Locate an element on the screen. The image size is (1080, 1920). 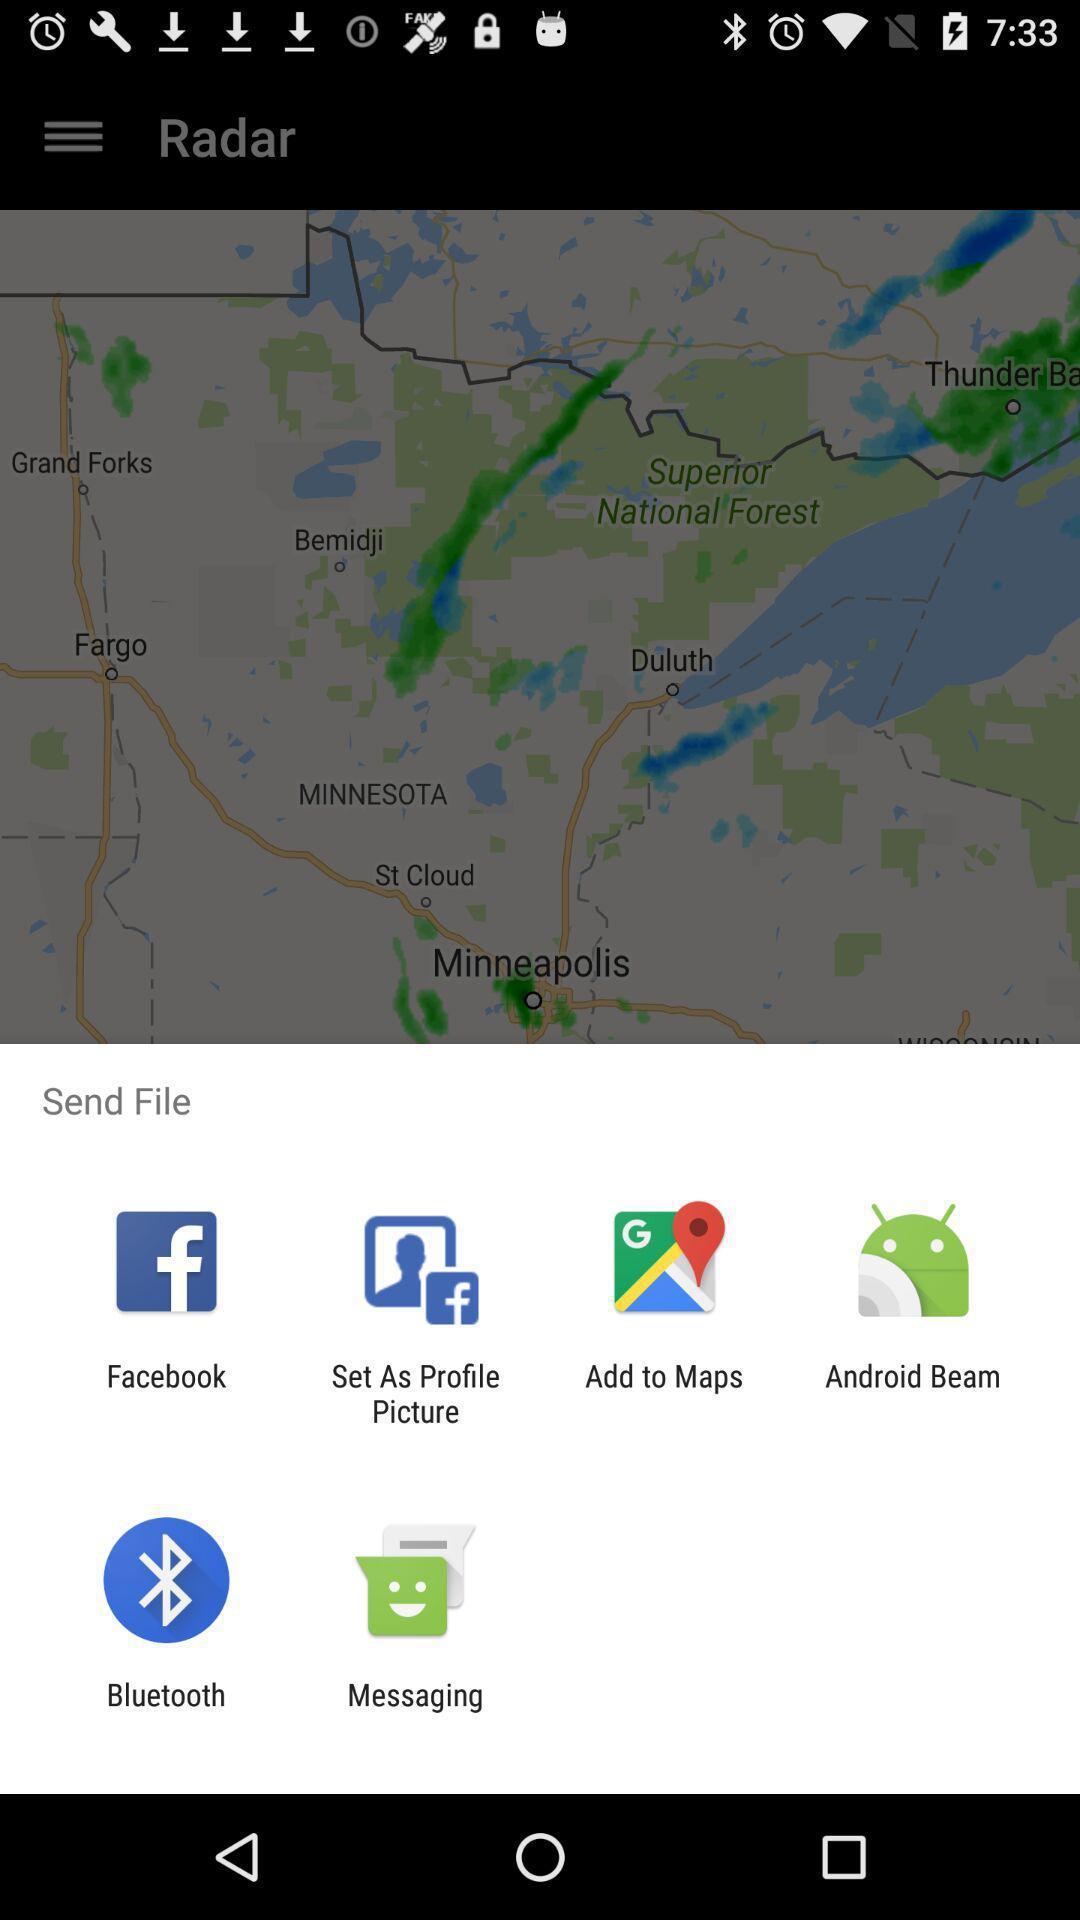
the app next to the facebook is located at coordinates (414, 1392).